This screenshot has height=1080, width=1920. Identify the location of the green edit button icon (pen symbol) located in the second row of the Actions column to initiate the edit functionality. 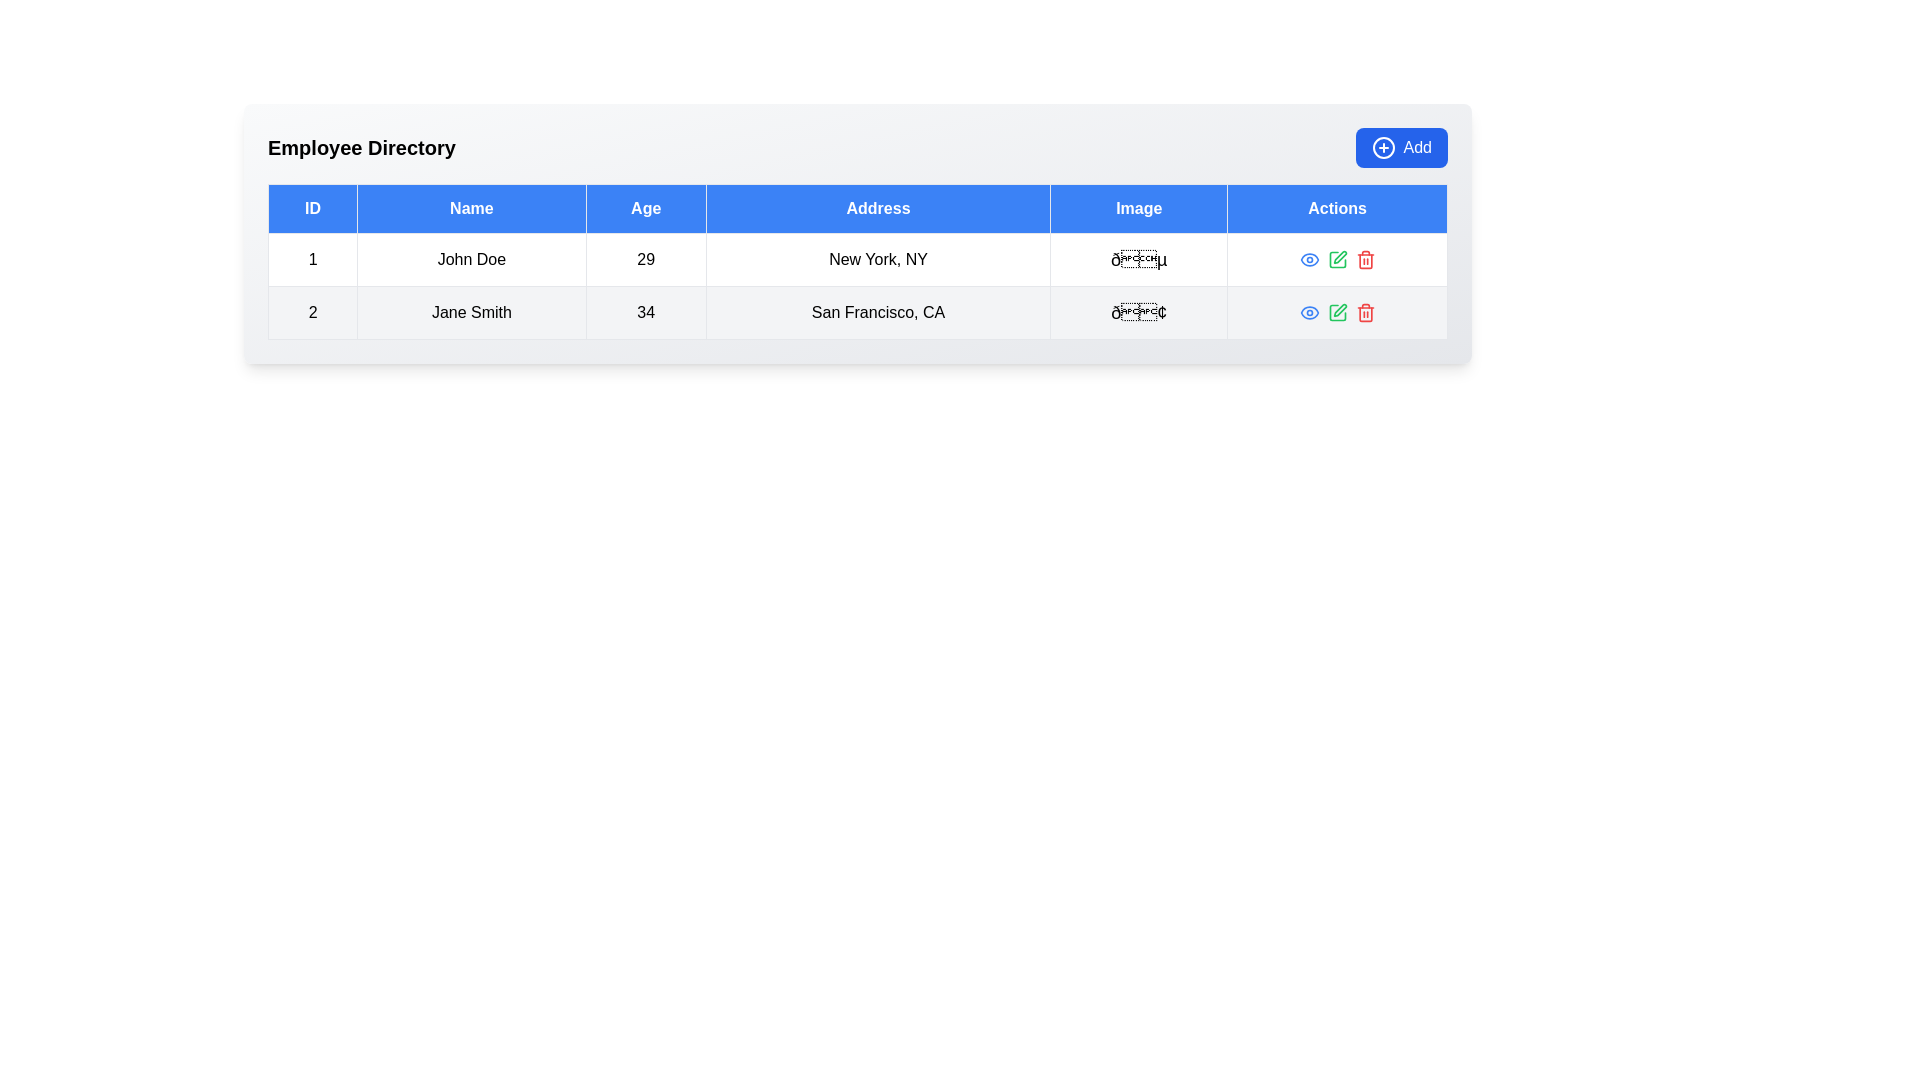
(1337, 312).